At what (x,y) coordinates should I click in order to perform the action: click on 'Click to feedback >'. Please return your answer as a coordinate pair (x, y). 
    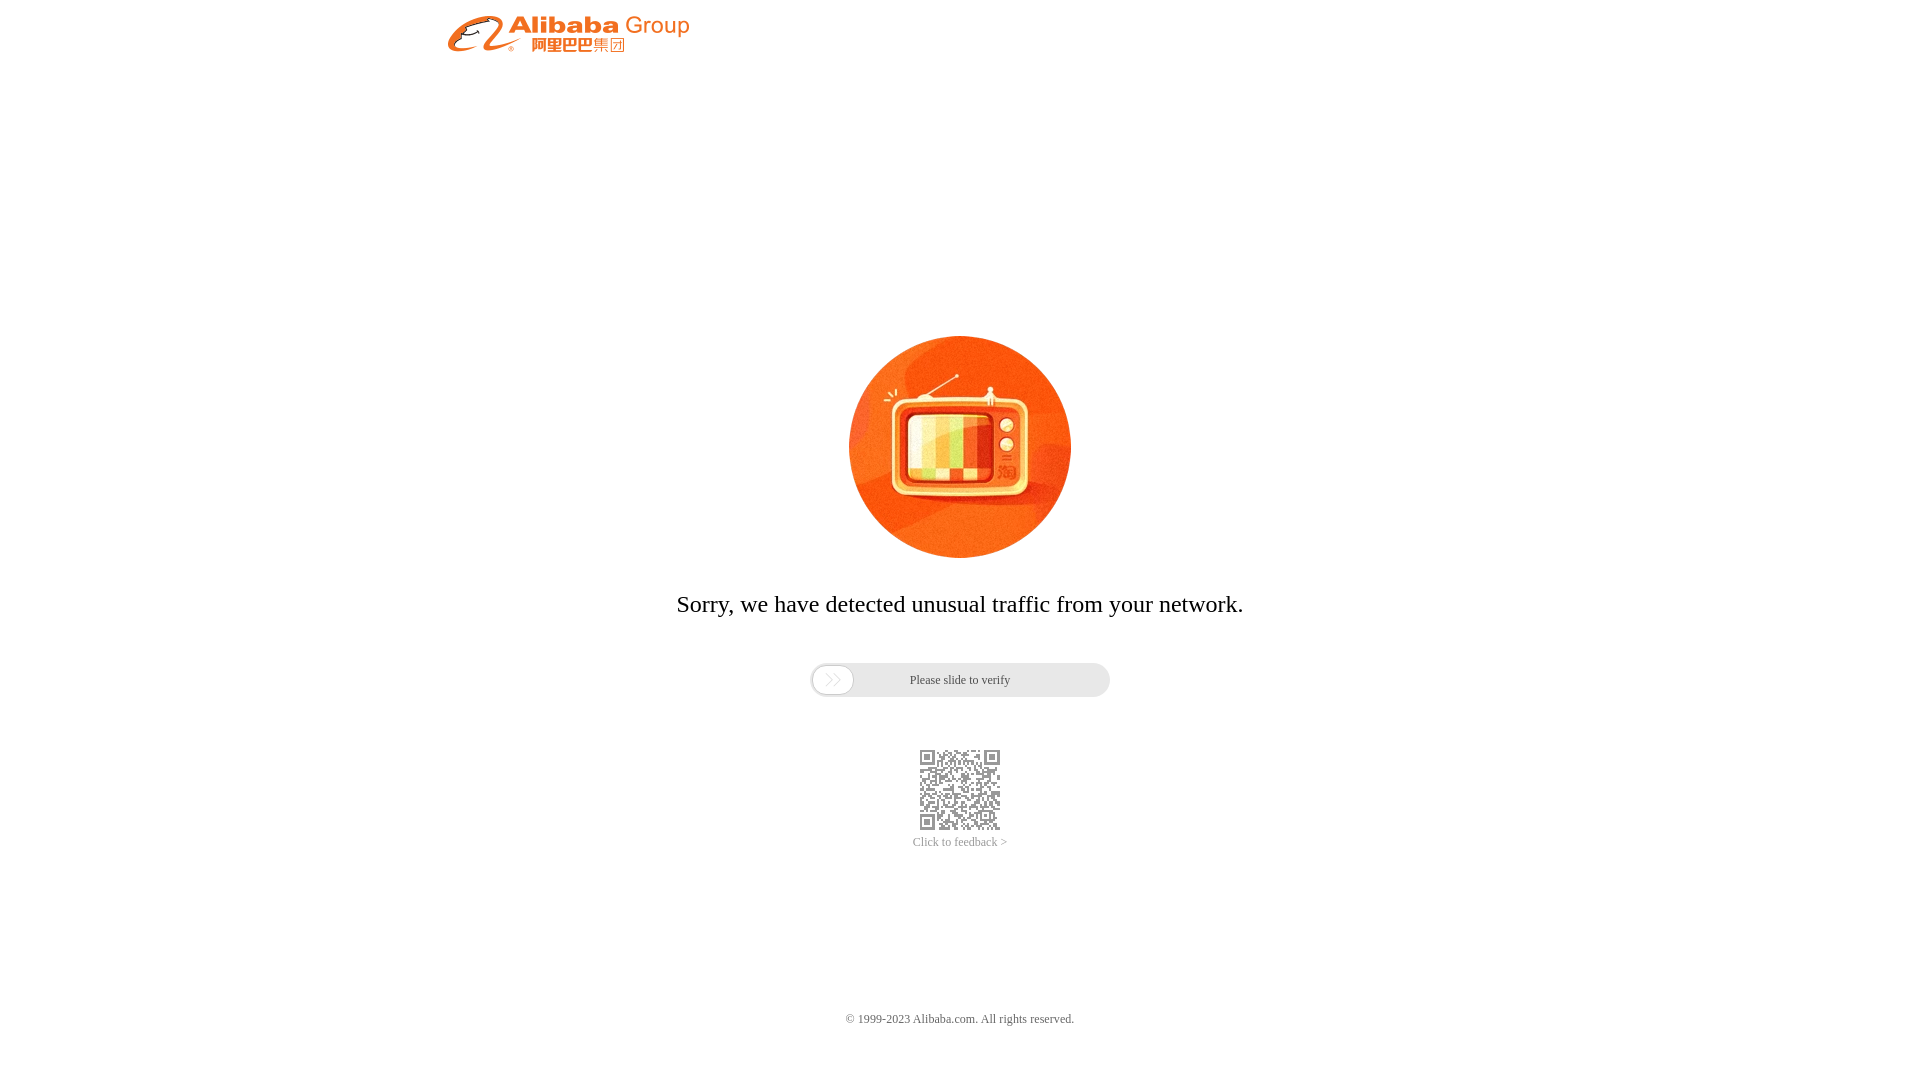
    Looking at the image, I should click on (960, 842).